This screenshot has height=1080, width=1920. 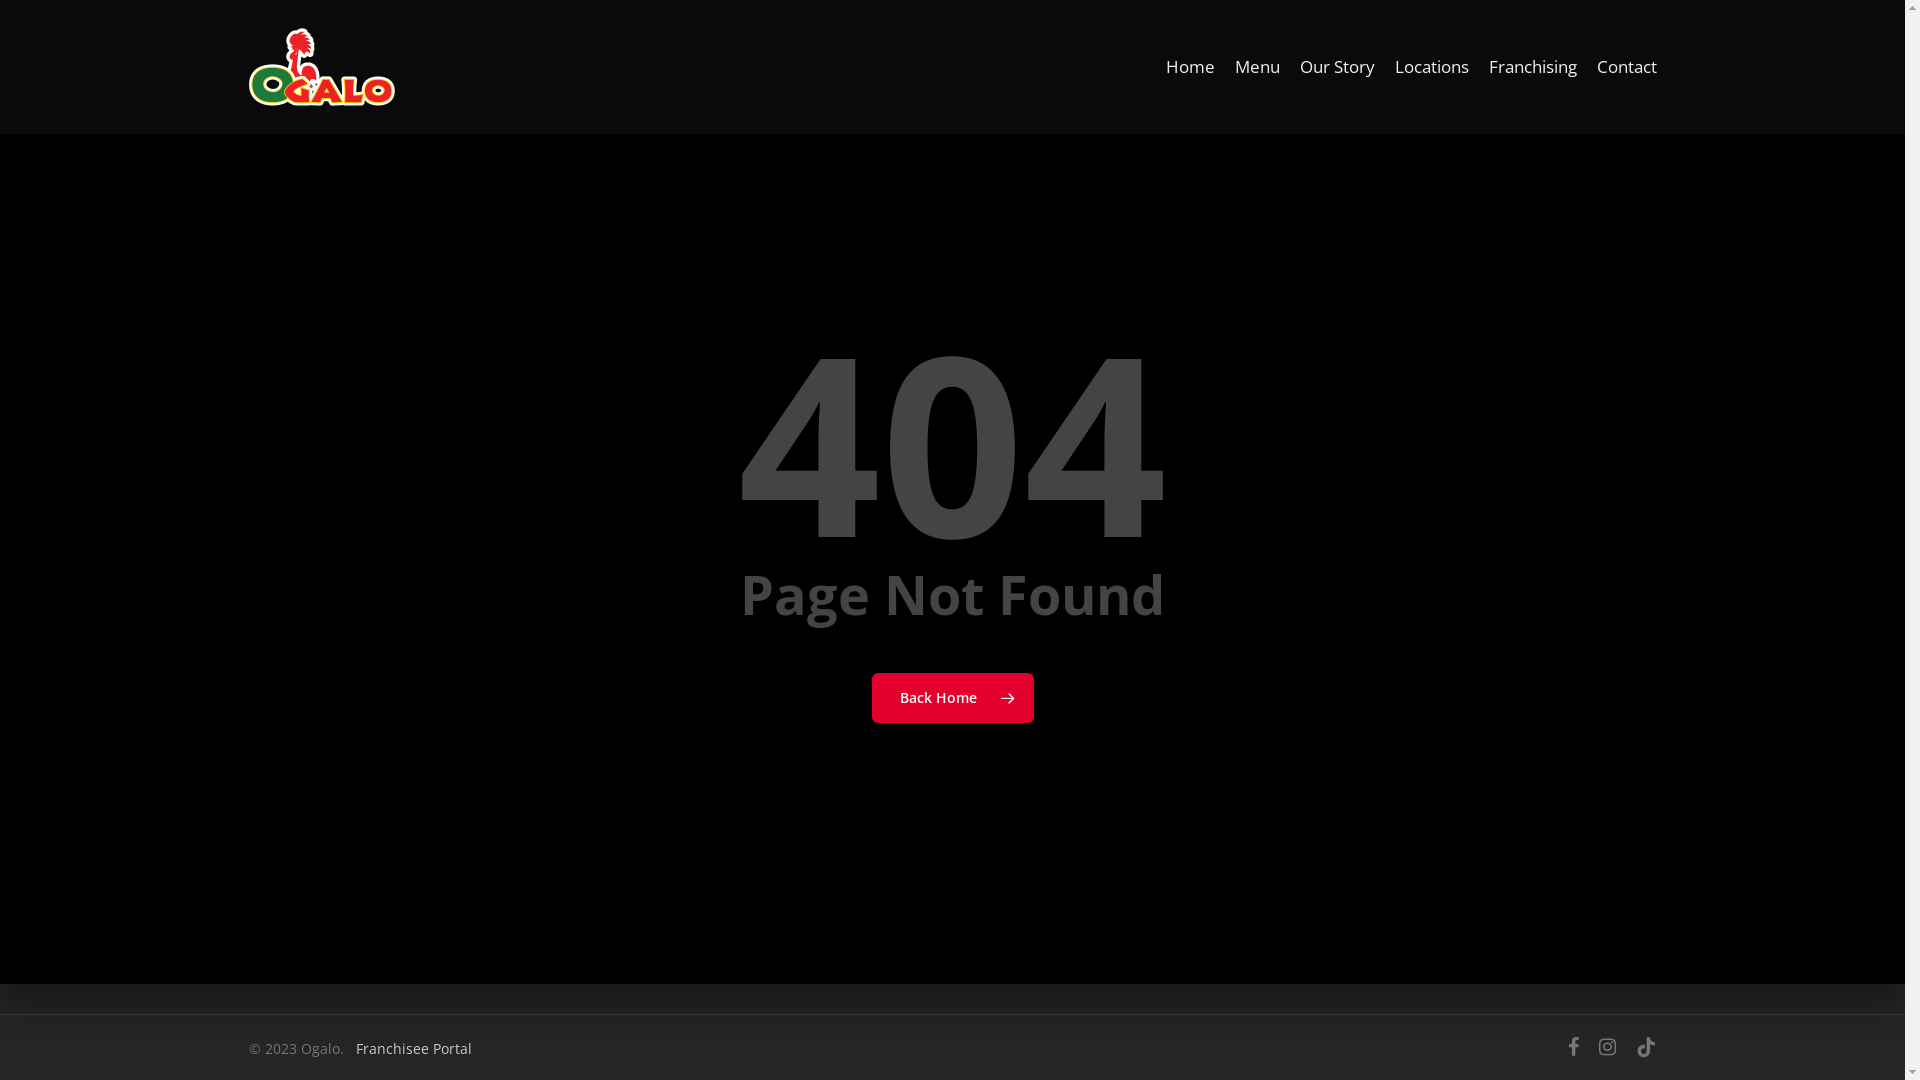 I want to click on 'Franchising', so click(x=1530, y=65).